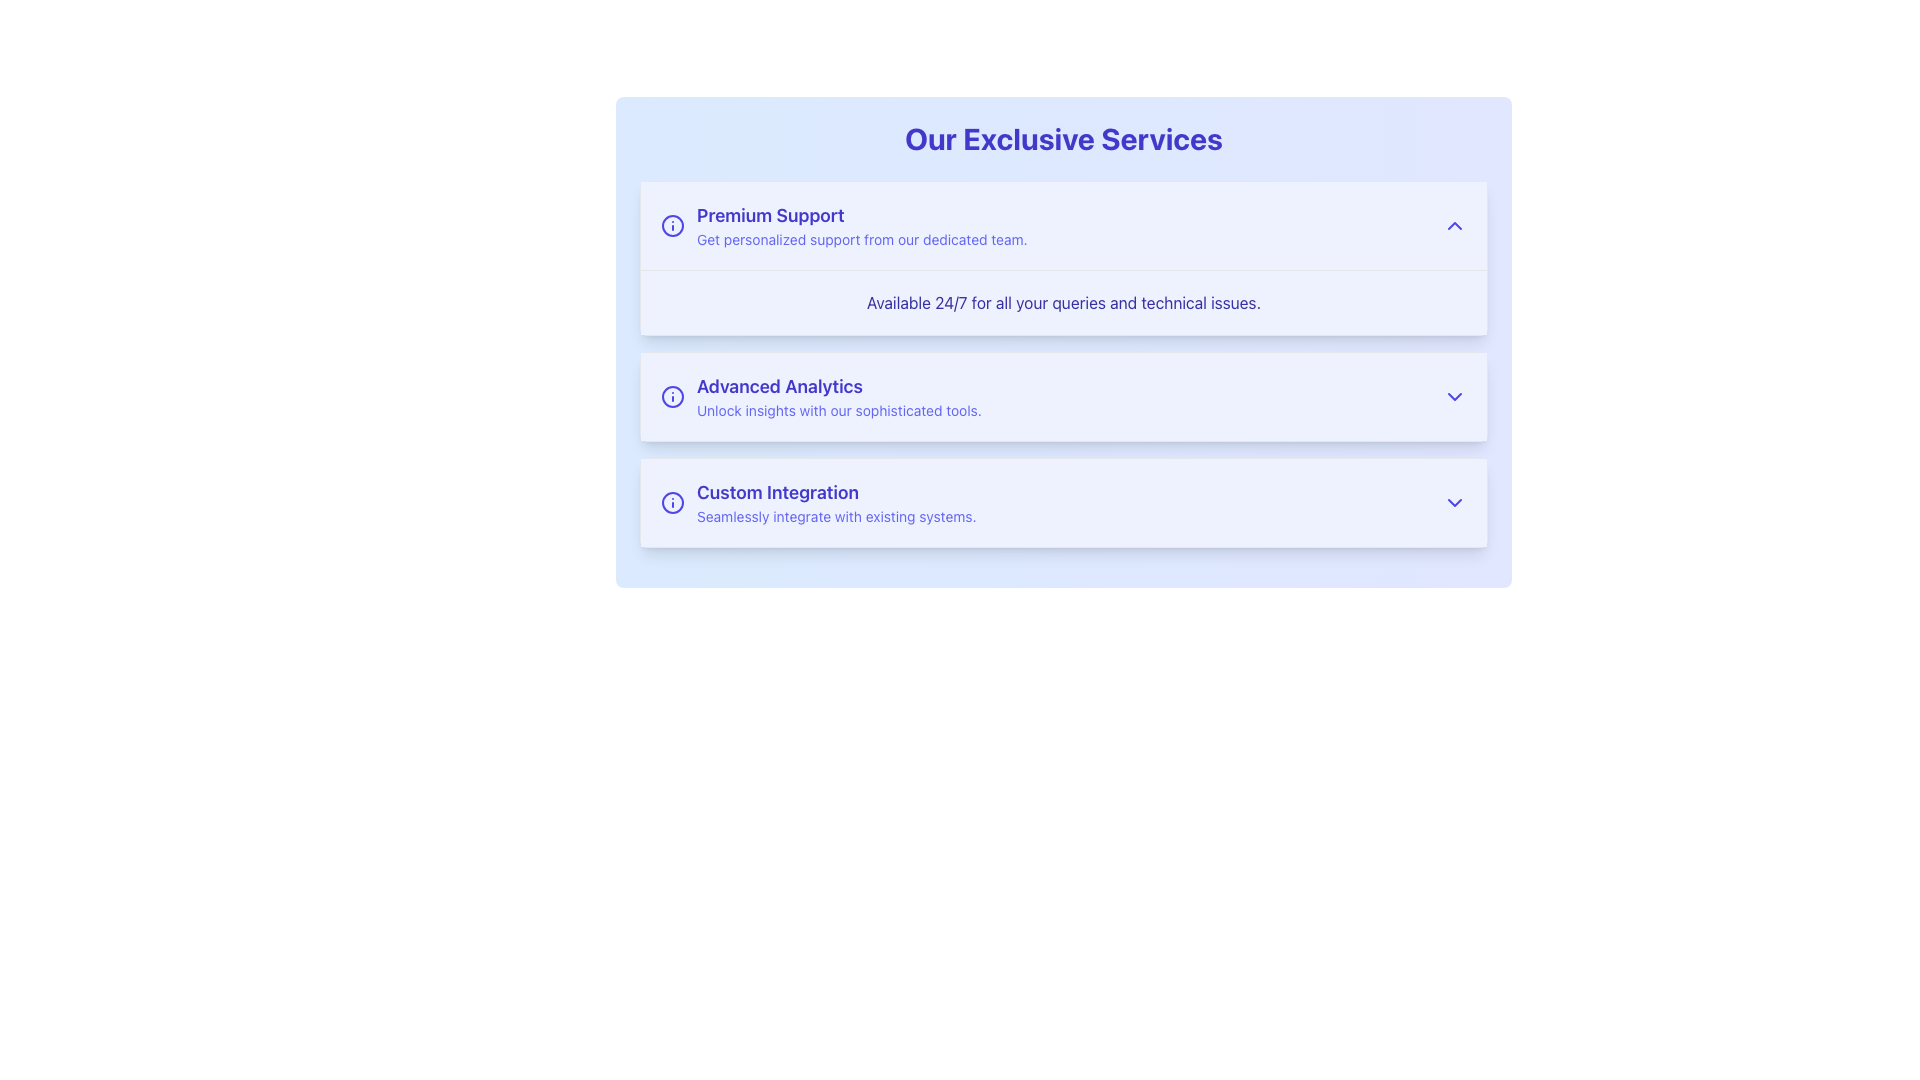 The image size is (1920, 1080). Describe the element at coordinates (862, 238) in the screenshot. I see `the informational text located in the 'Premium Support' section, directly below the header and aligned flush left with the heading` at that location.